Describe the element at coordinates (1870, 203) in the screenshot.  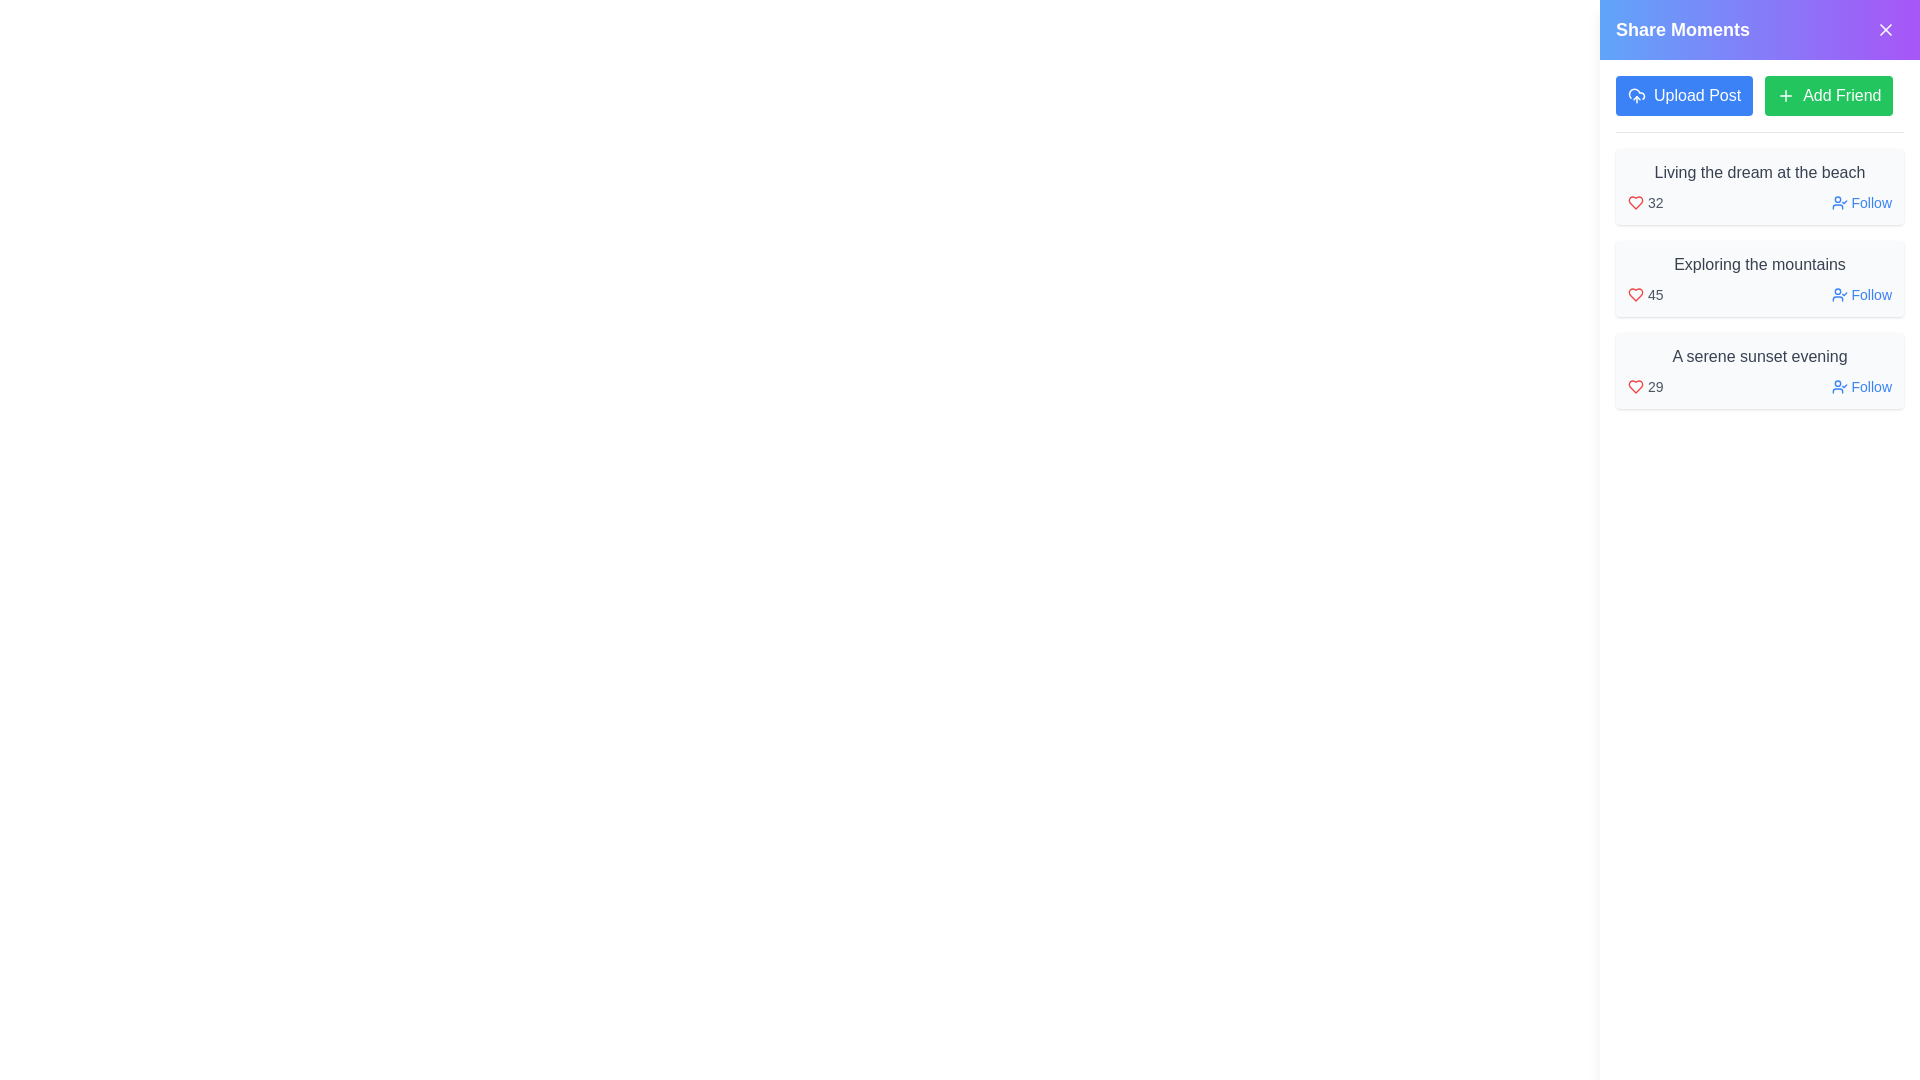
I see `the blue 'Follow' text button that is styled in bold, located beside a user icon in the 'Share Moments' section of the interface` at that location.